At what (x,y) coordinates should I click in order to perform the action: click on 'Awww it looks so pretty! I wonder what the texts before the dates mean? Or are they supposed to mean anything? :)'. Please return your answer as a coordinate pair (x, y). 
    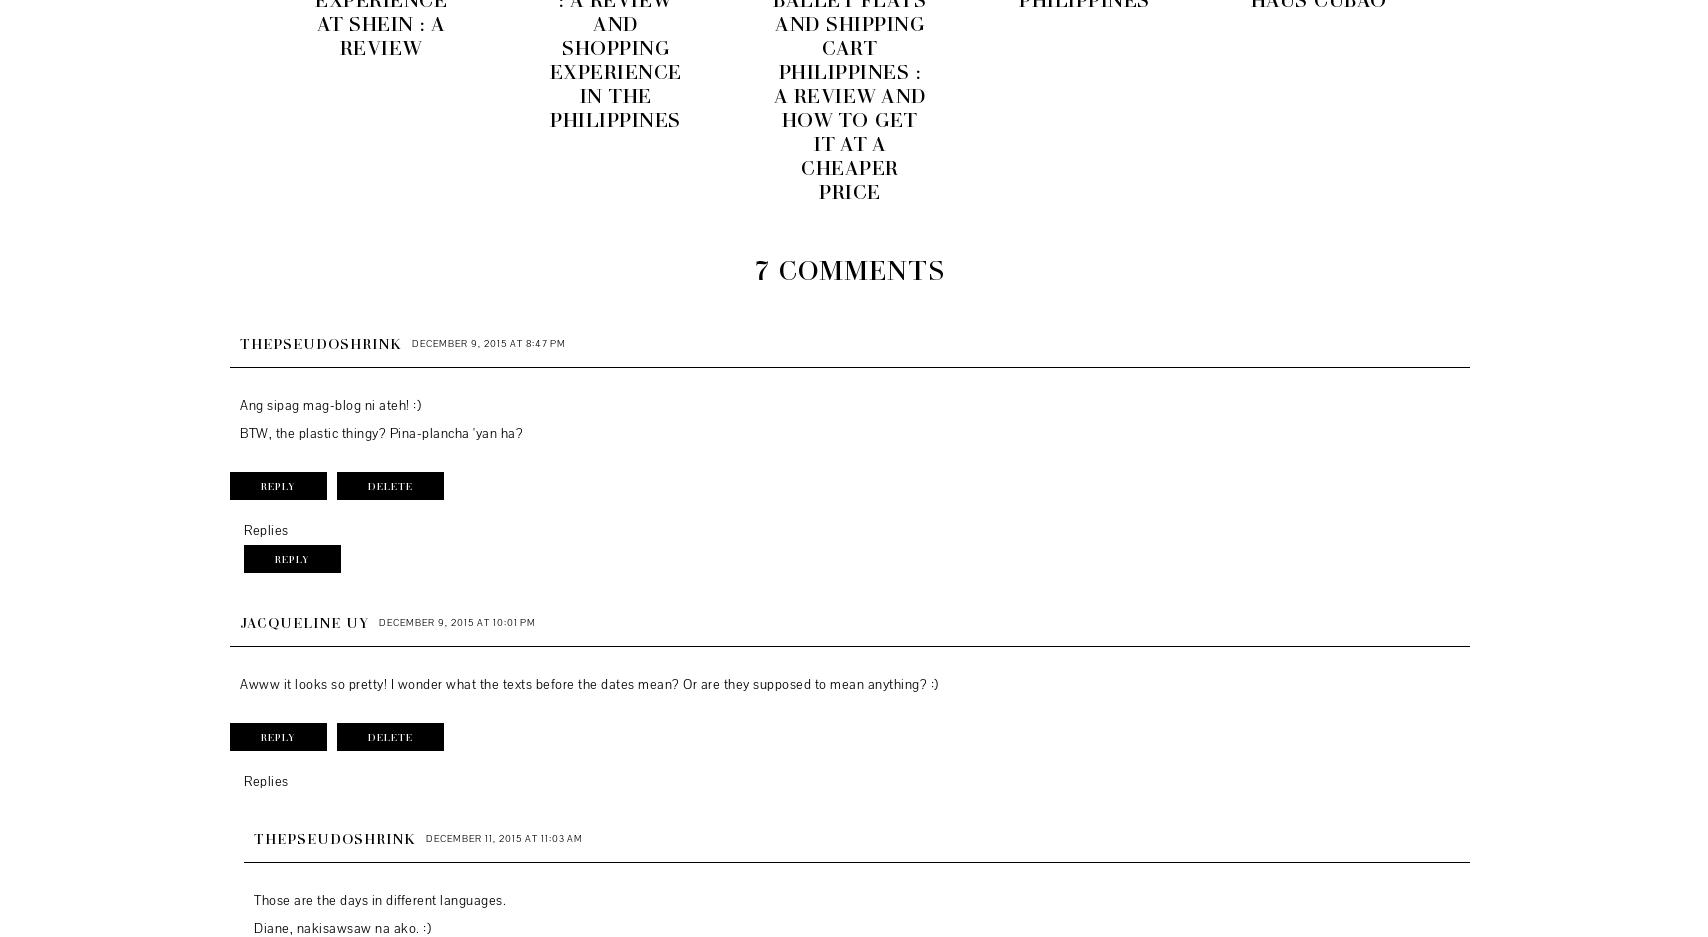
    Looking at the image, I should click on (238, 683).